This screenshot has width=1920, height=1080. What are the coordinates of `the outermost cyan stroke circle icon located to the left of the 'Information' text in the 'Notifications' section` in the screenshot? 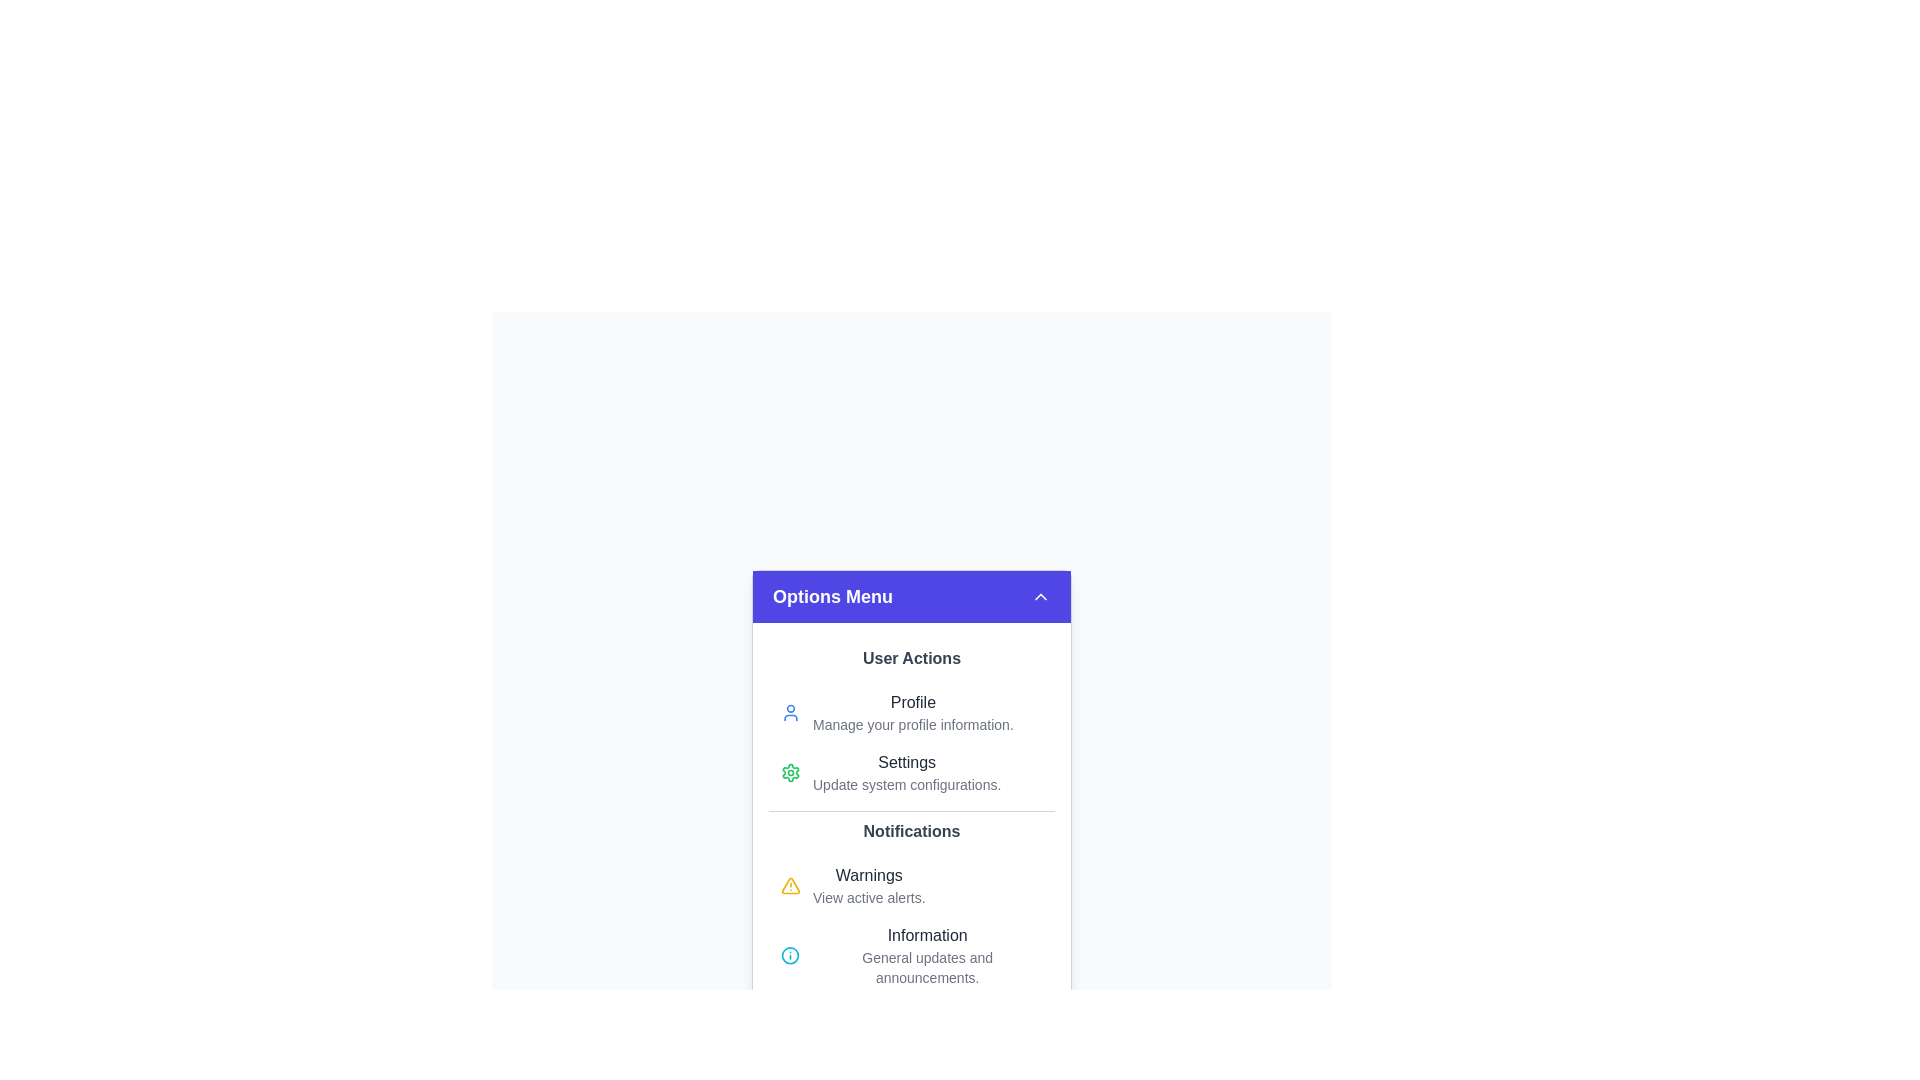 It's located at (789, 955).